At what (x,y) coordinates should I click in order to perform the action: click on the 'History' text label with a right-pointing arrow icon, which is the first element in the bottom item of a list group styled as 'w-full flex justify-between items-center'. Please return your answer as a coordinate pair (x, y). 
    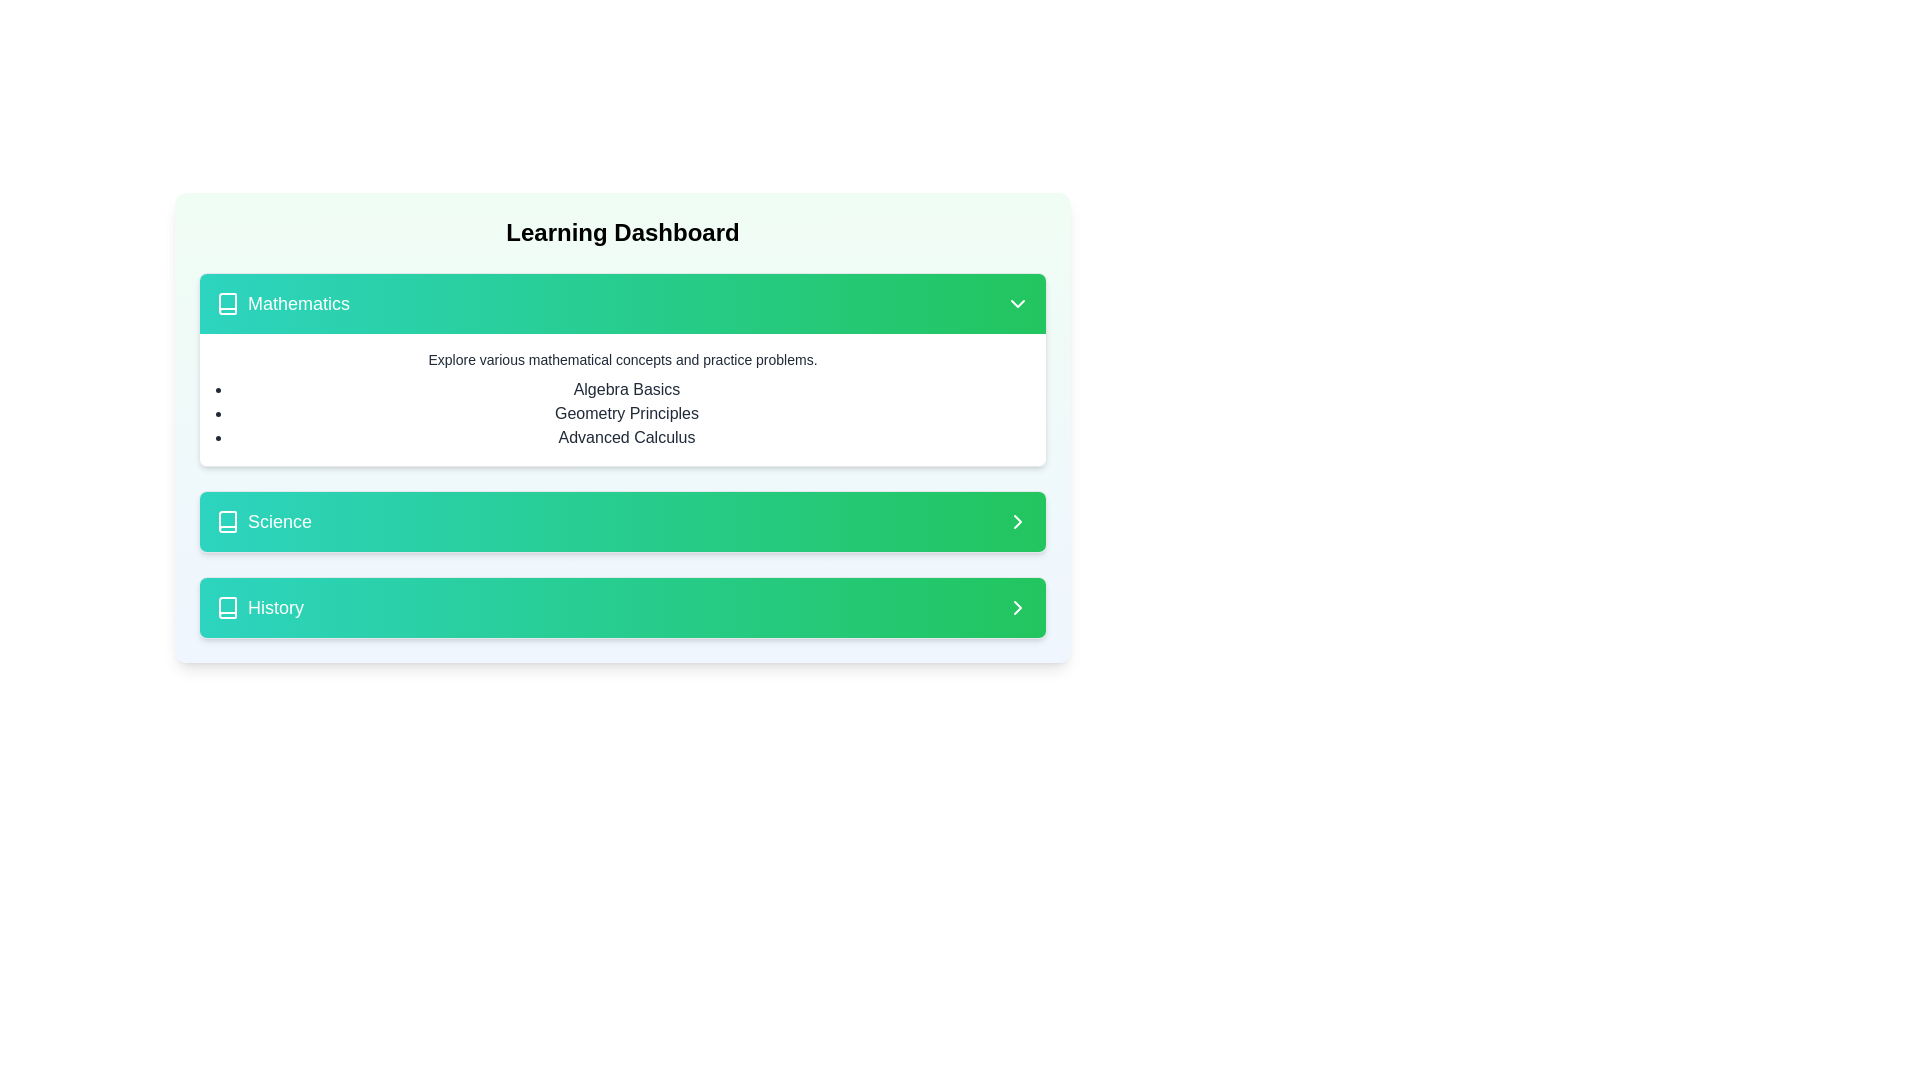
    Looking at the image, I should click on (258, 607).